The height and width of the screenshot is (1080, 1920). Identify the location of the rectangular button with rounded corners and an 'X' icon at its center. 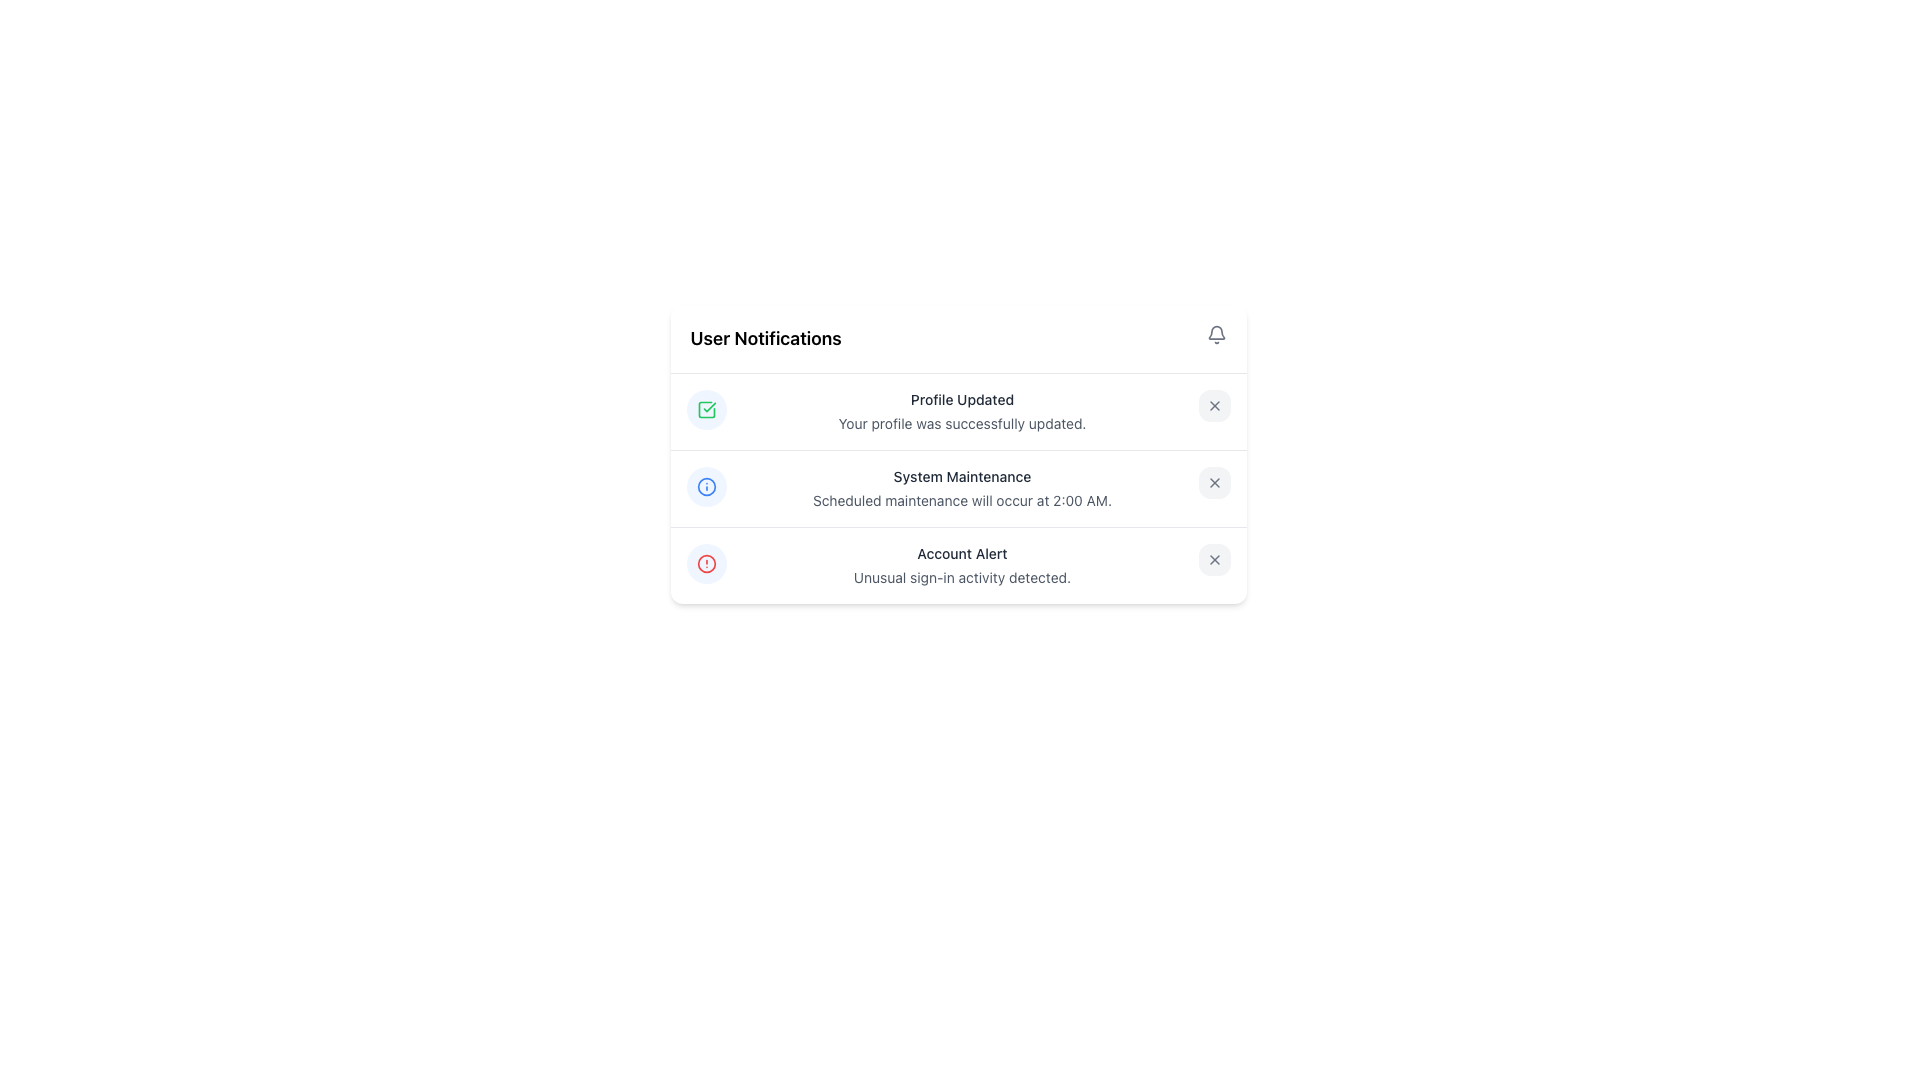
(1213, 482).